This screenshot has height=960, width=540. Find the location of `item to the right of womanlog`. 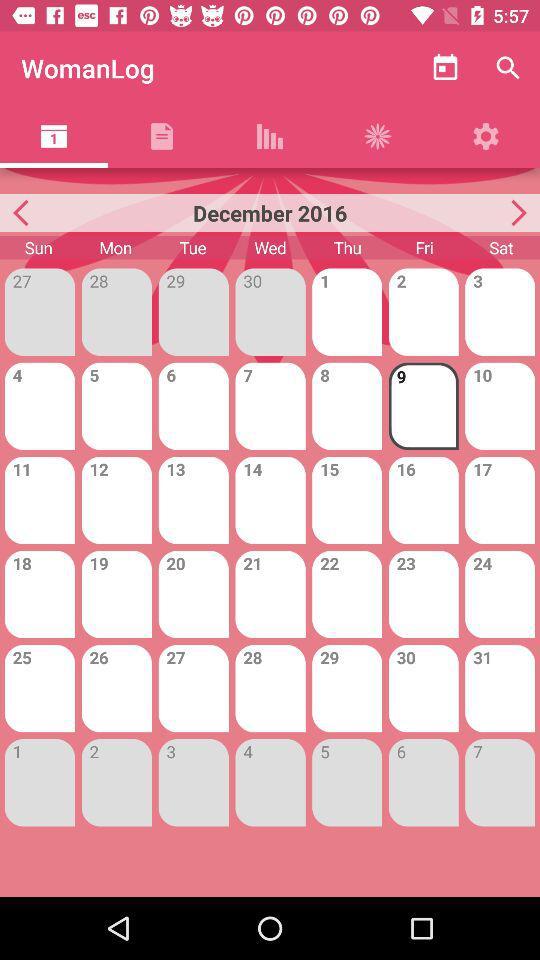

item to the right of womanlog is located at coordinates (445, 68).